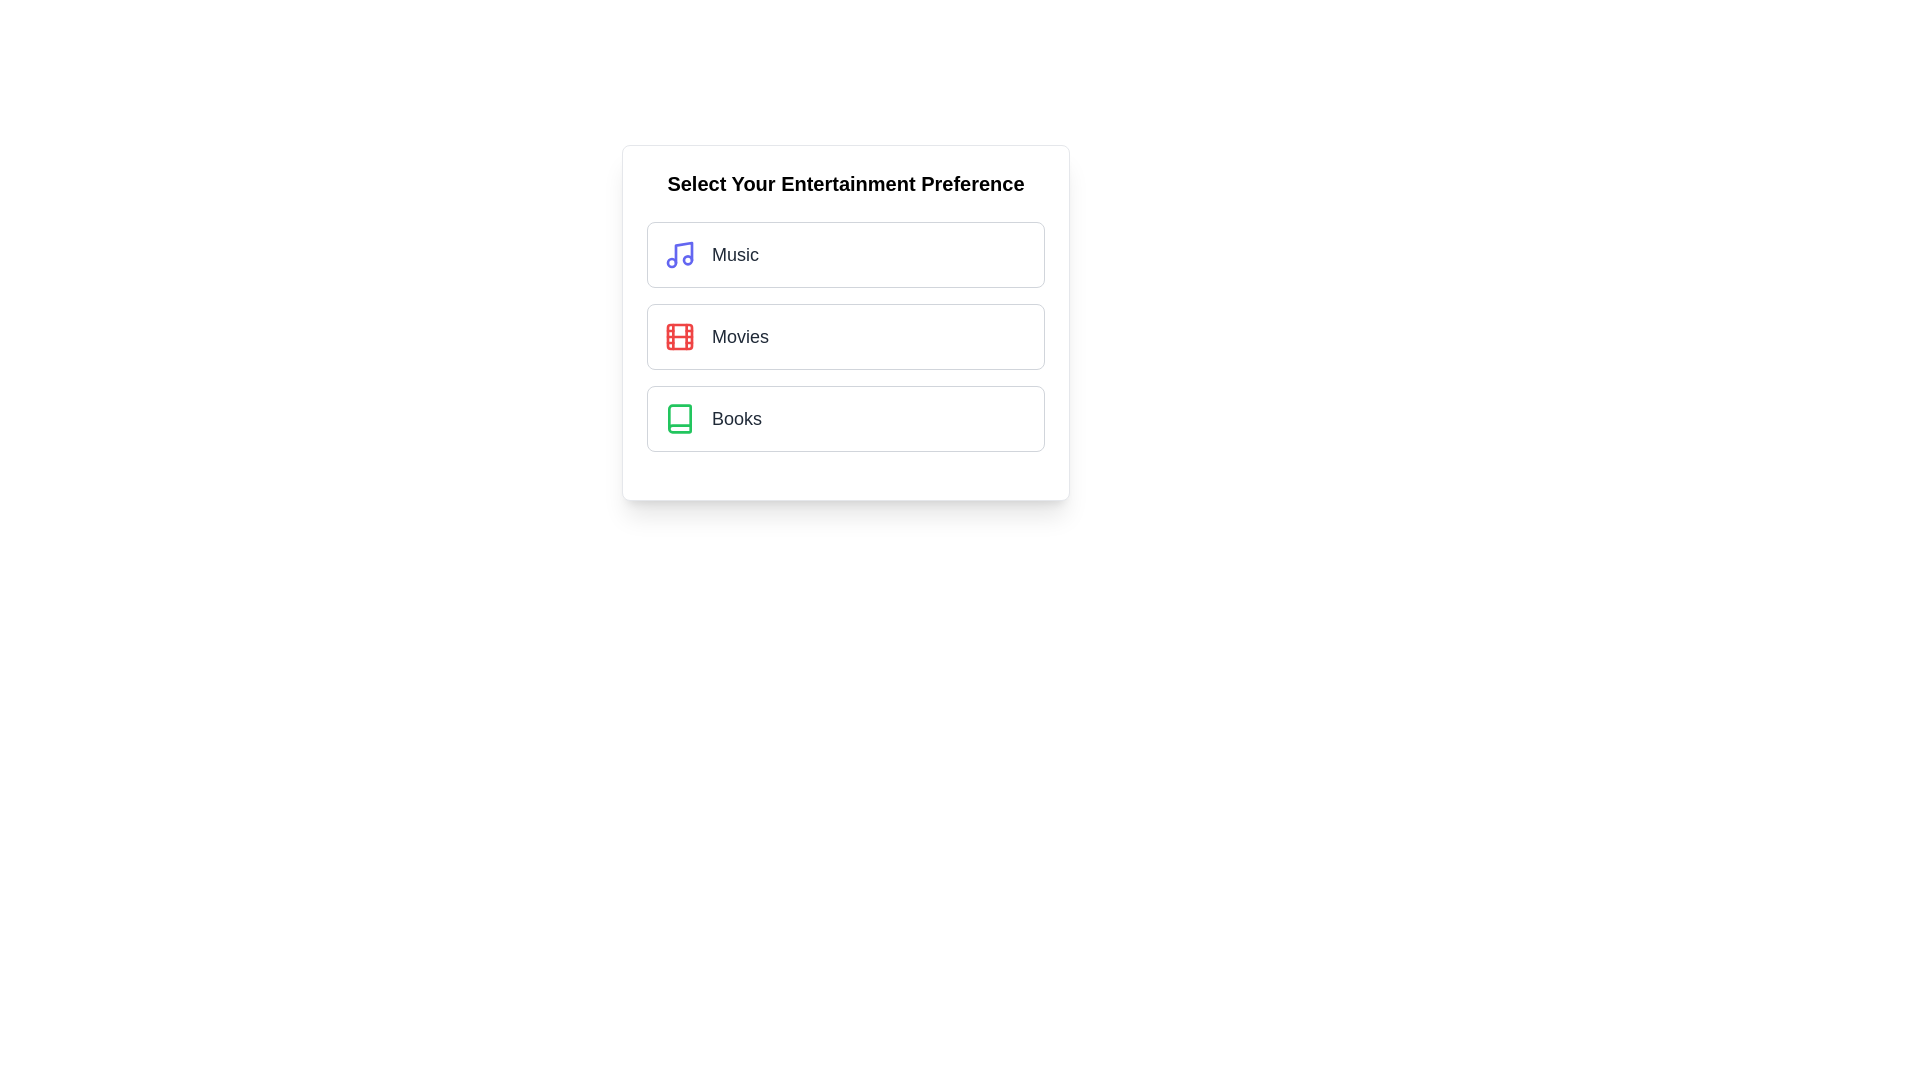  I want to click on the book icon with a green outline located to the left of the text 'Books' in the third row of the vertical list, so click(680, 418).